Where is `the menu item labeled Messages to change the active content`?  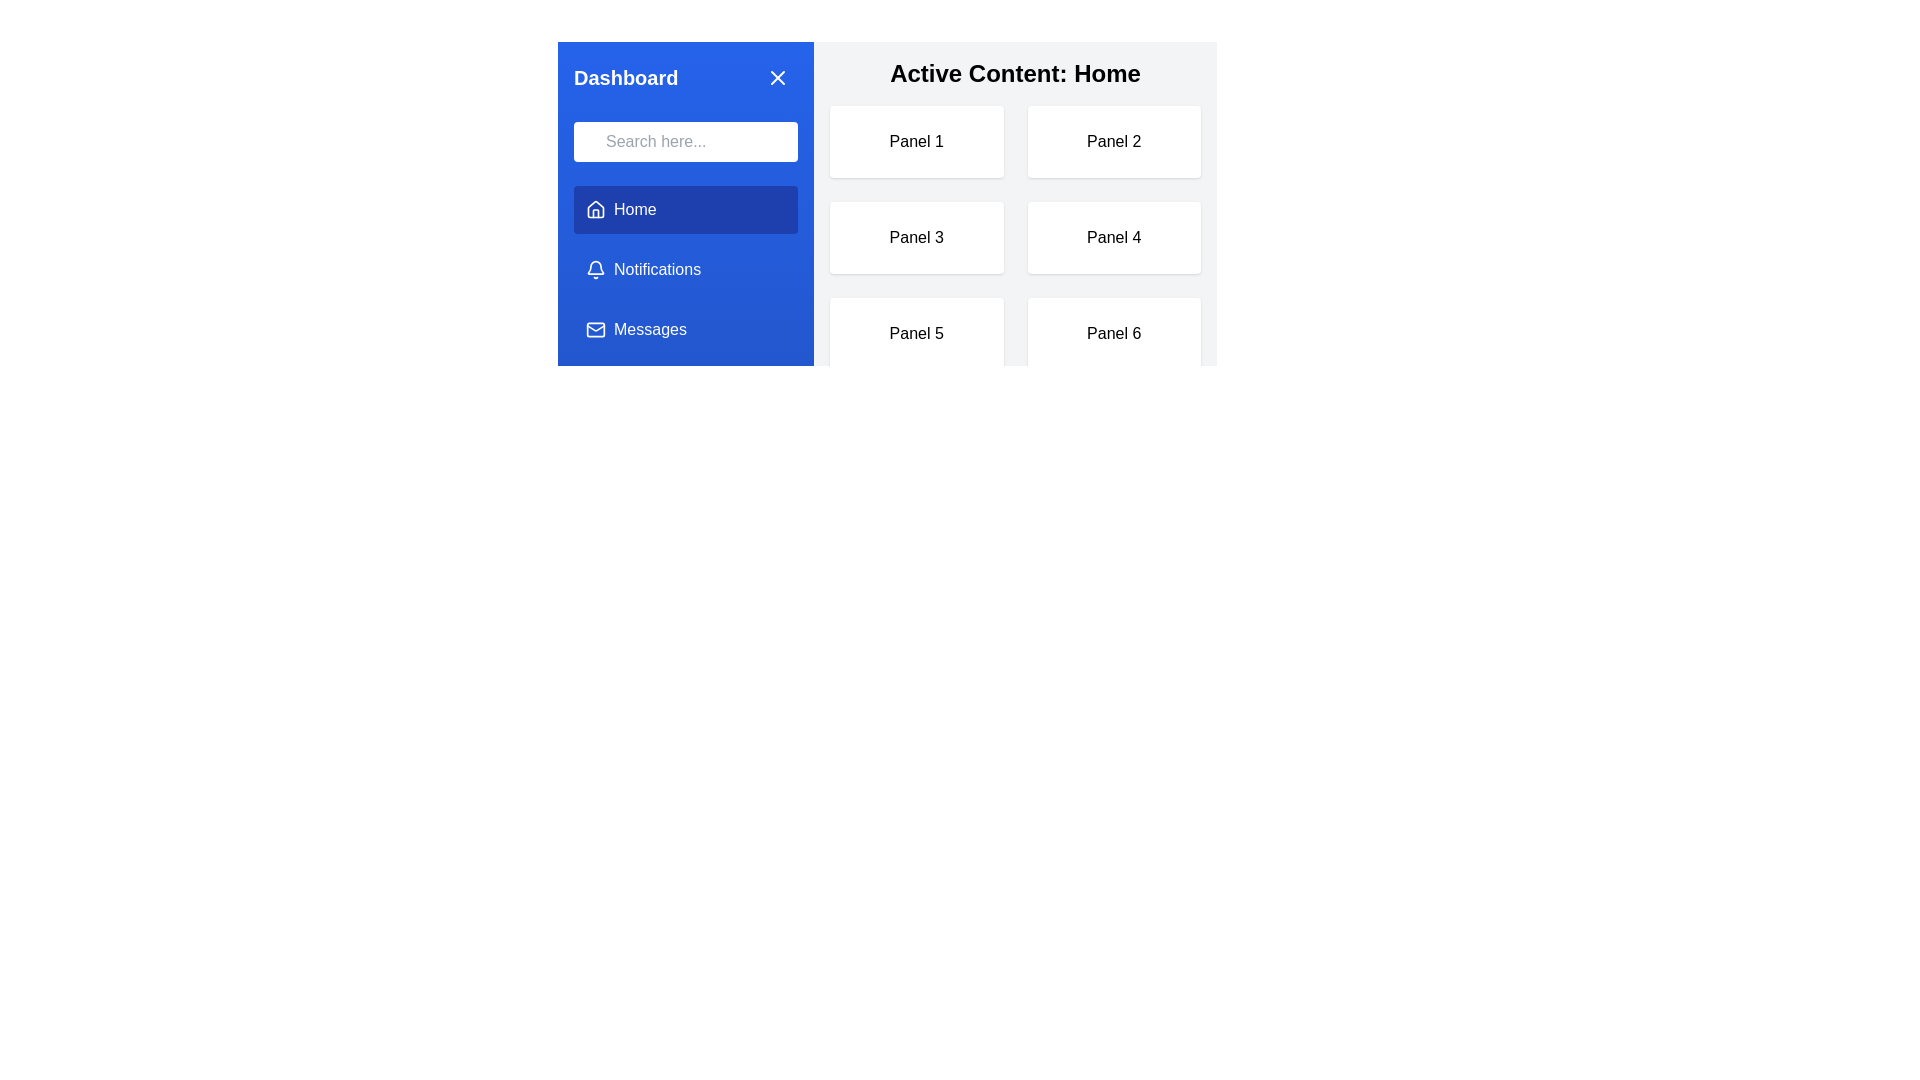 the menu item labeled Messages to change the active content is located at coordinates (686, 329).